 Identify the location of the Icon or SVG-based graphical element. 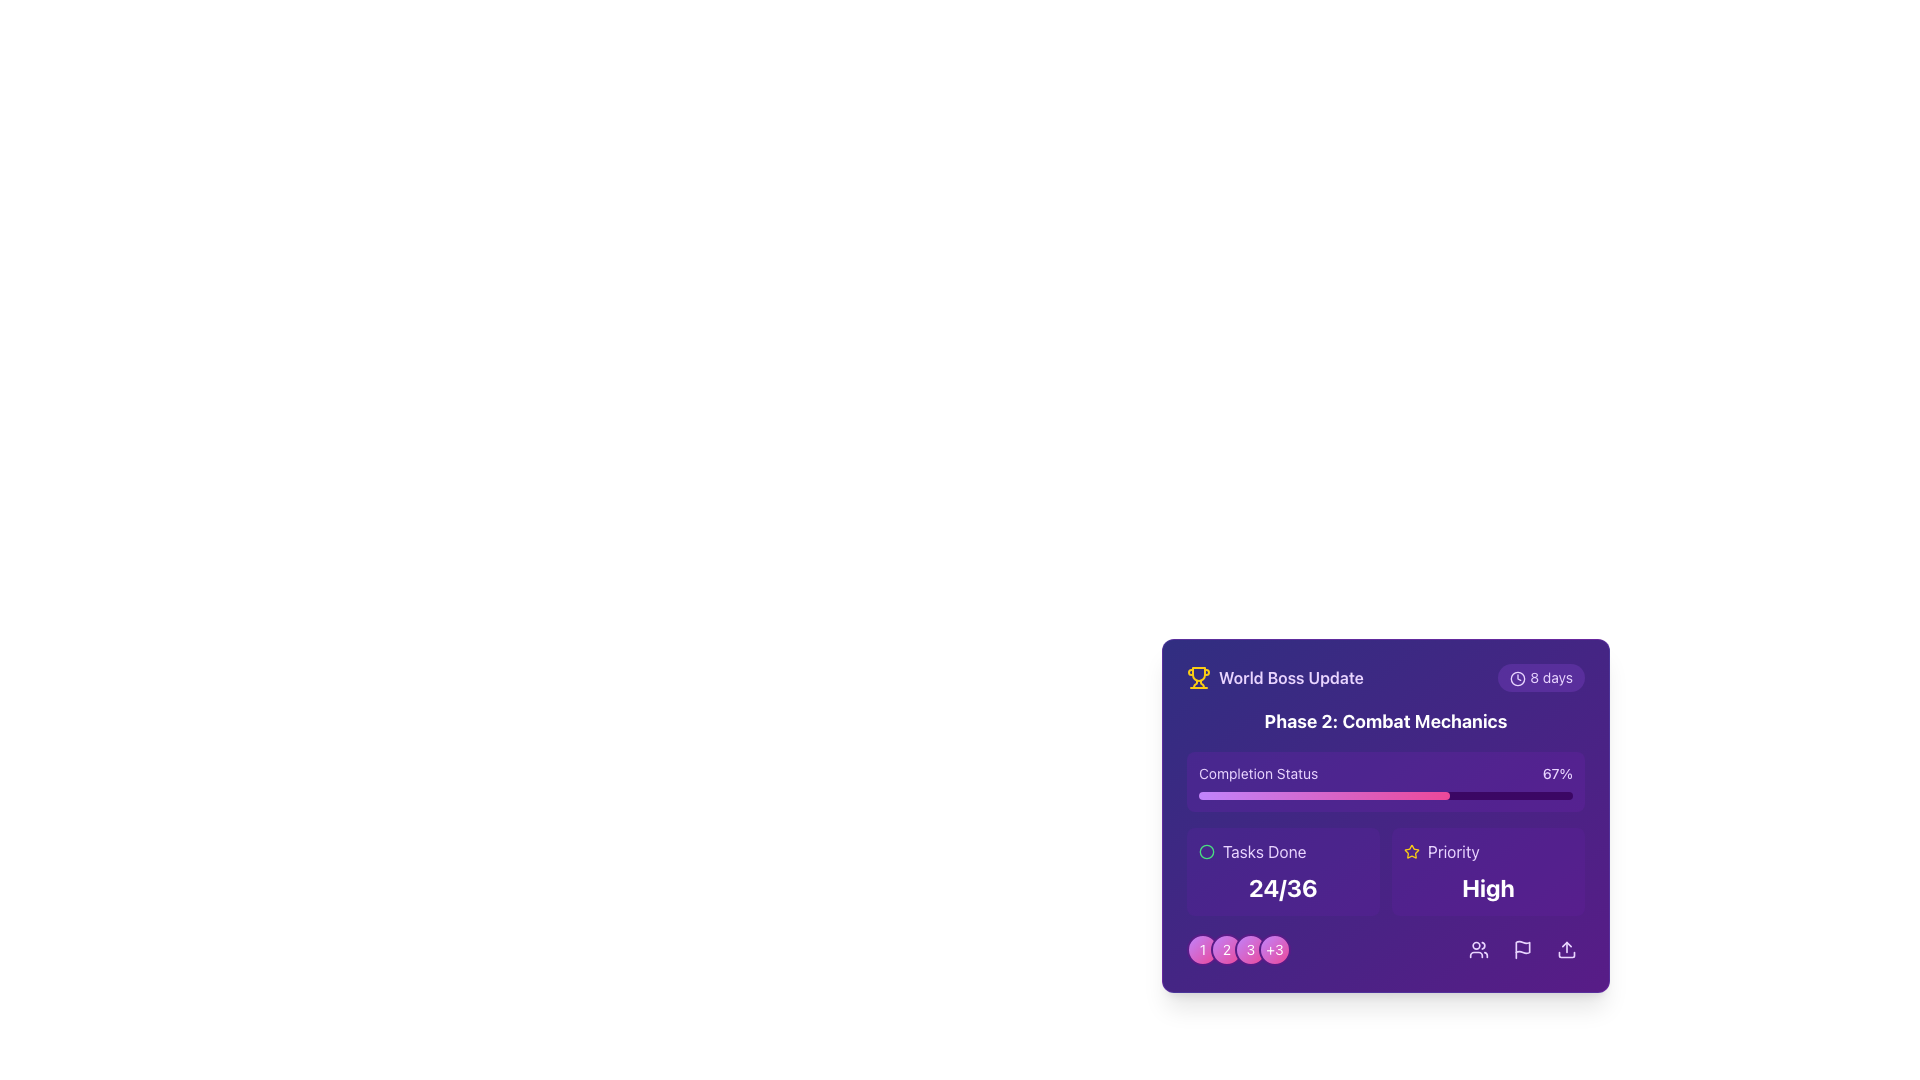
(1205, 852).